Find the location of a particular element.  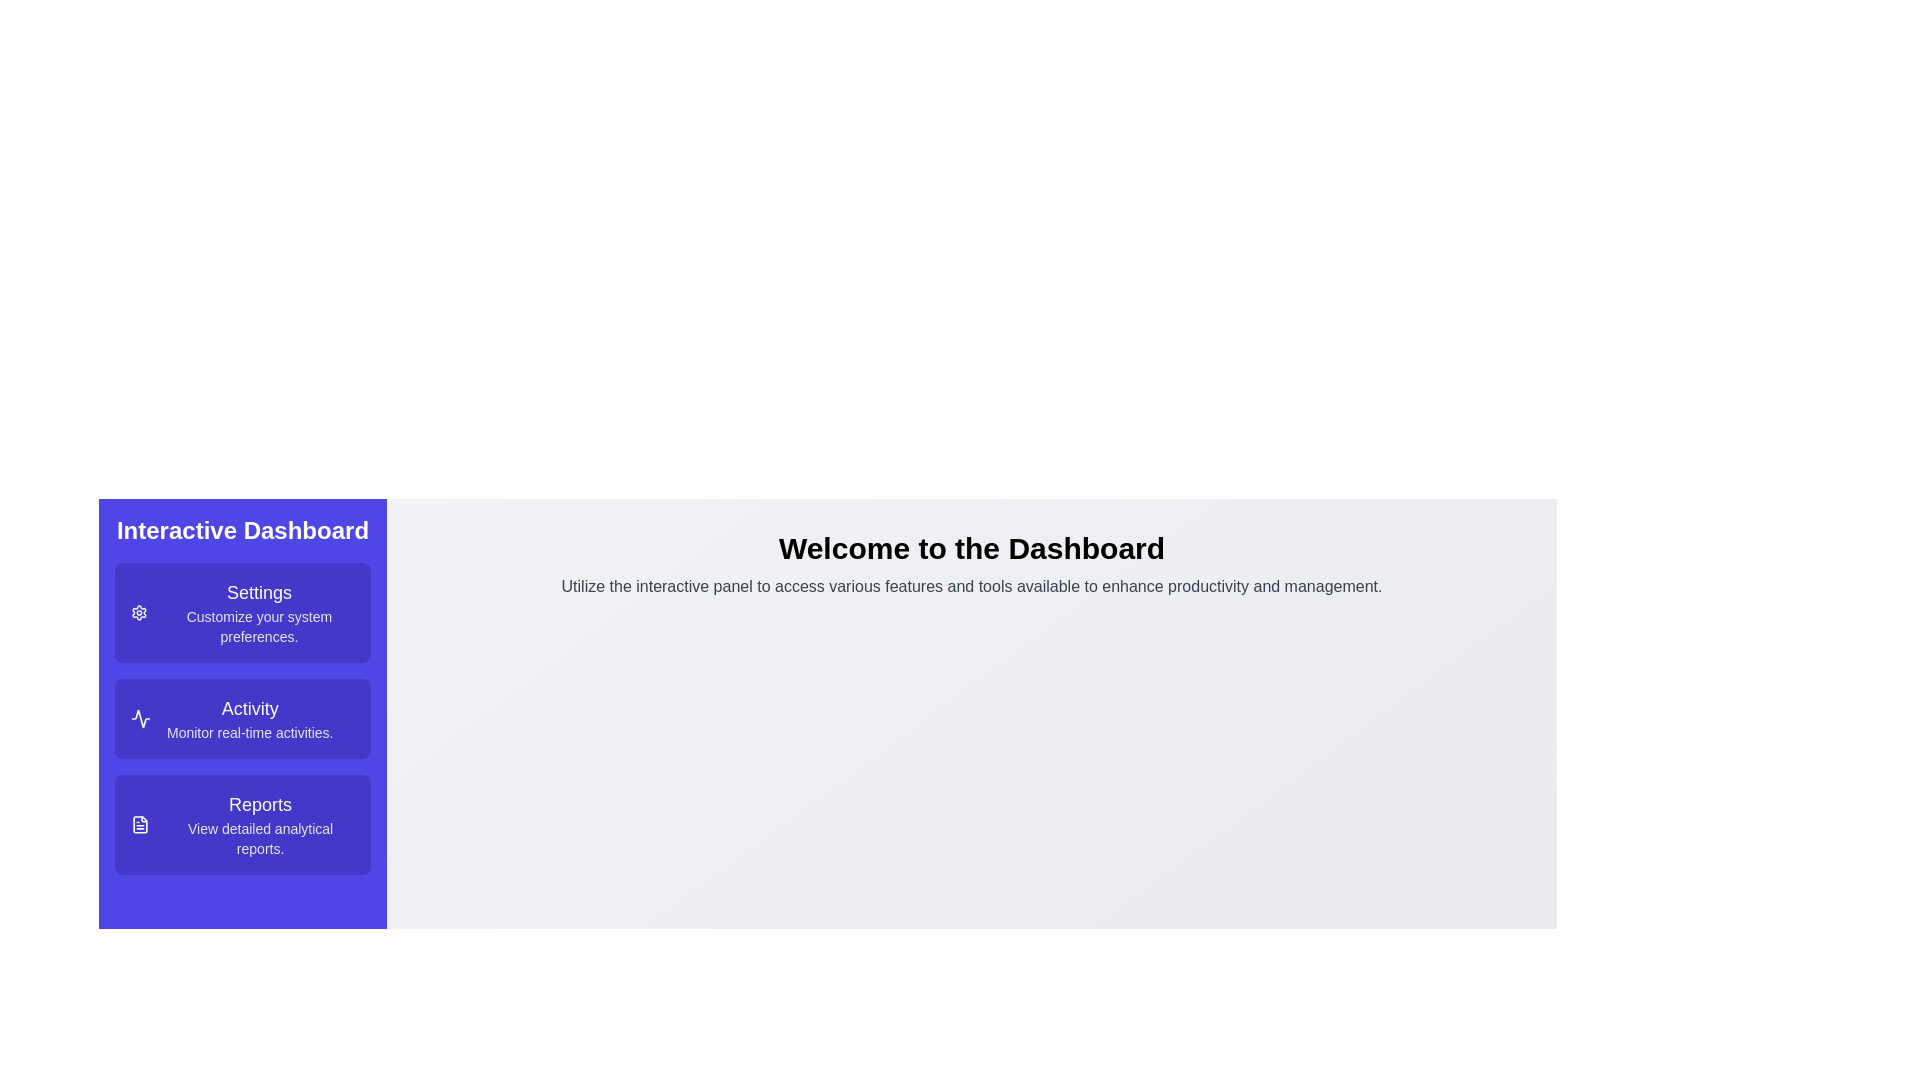

the 'Settings' menu option is located at coordinates (242, 612).